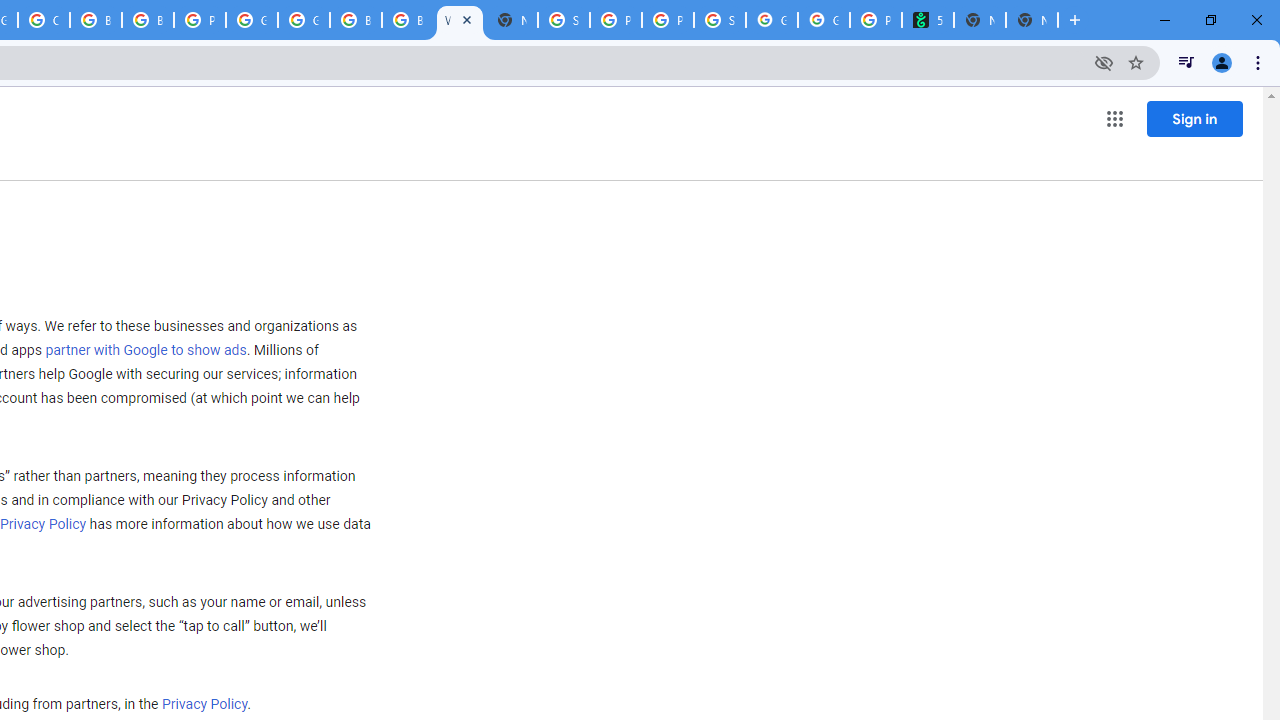 This screenshot has width=1280, height=720. Describe the element at coordinates (1032, 20) in the screenshot. I see `'New Tab'` at that location.